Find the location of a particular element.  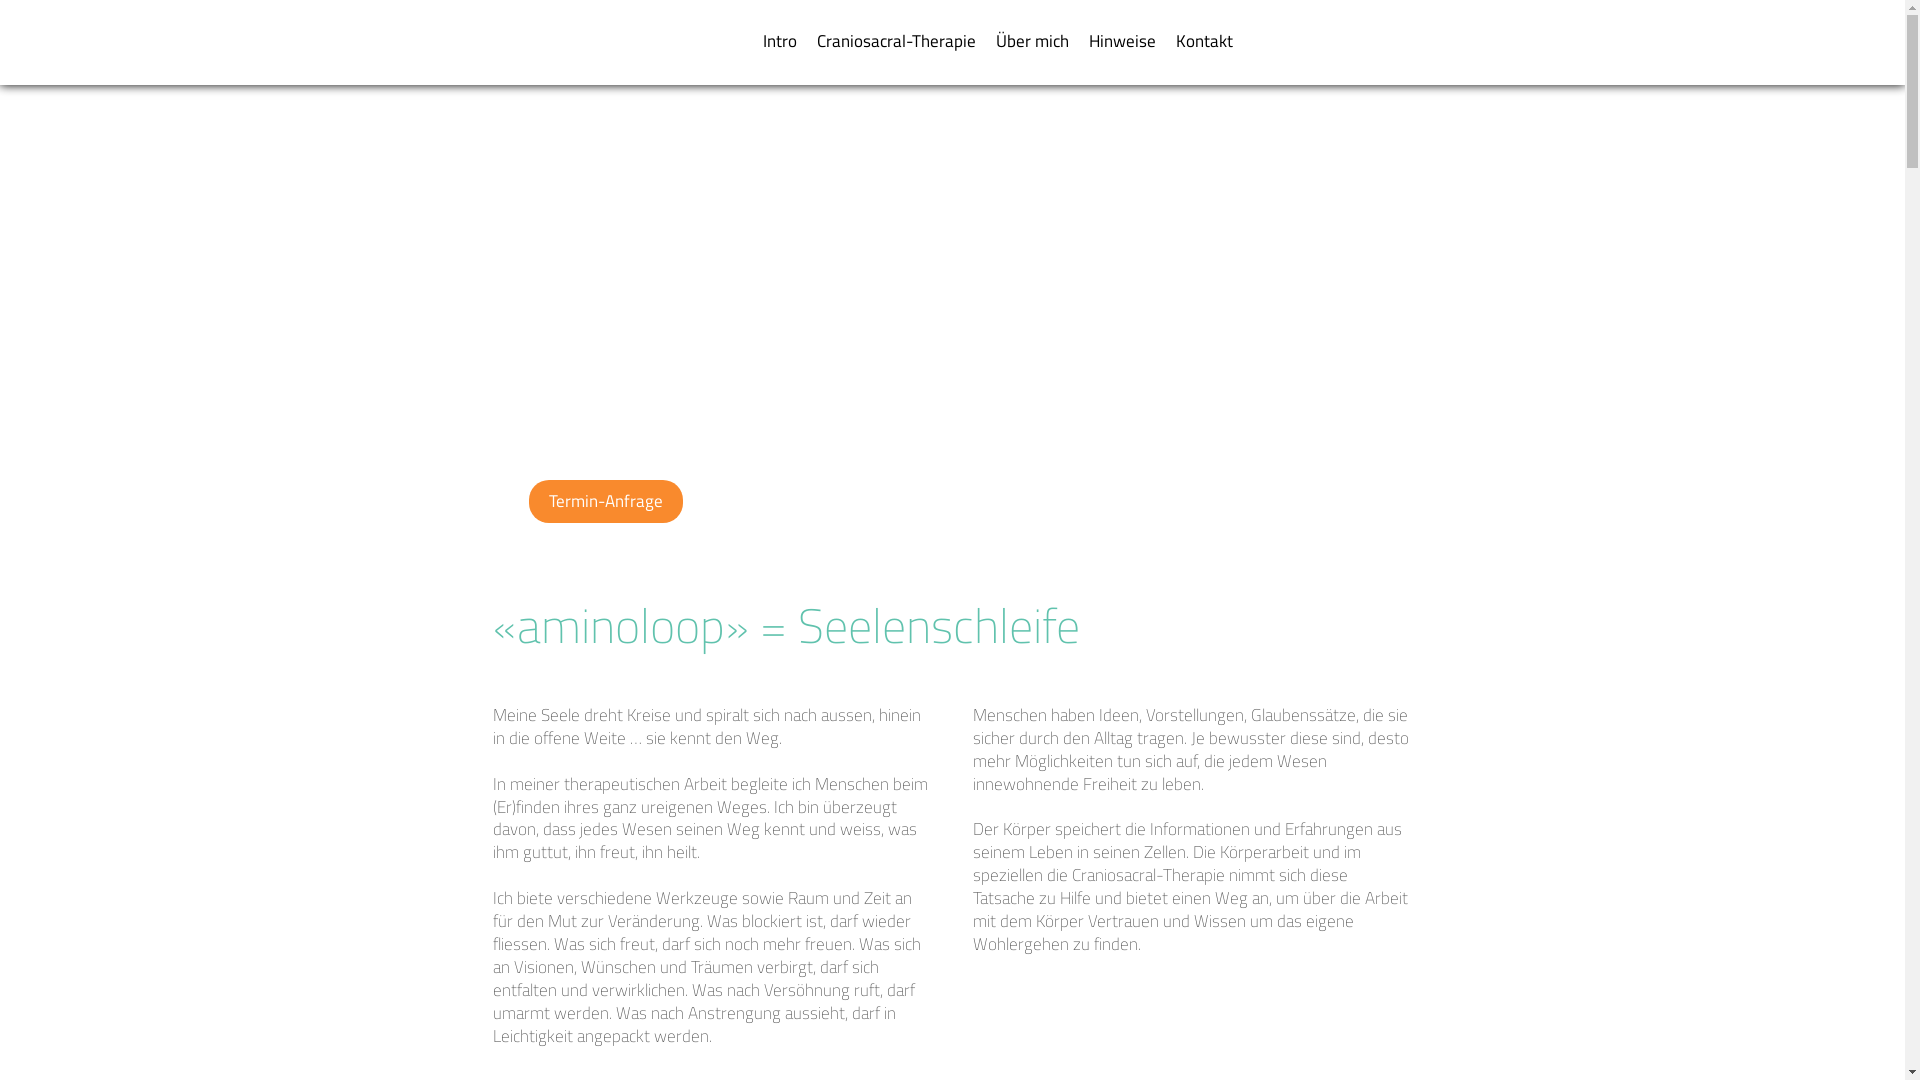

'Hinweise' is located at coordinates (1121, 41).